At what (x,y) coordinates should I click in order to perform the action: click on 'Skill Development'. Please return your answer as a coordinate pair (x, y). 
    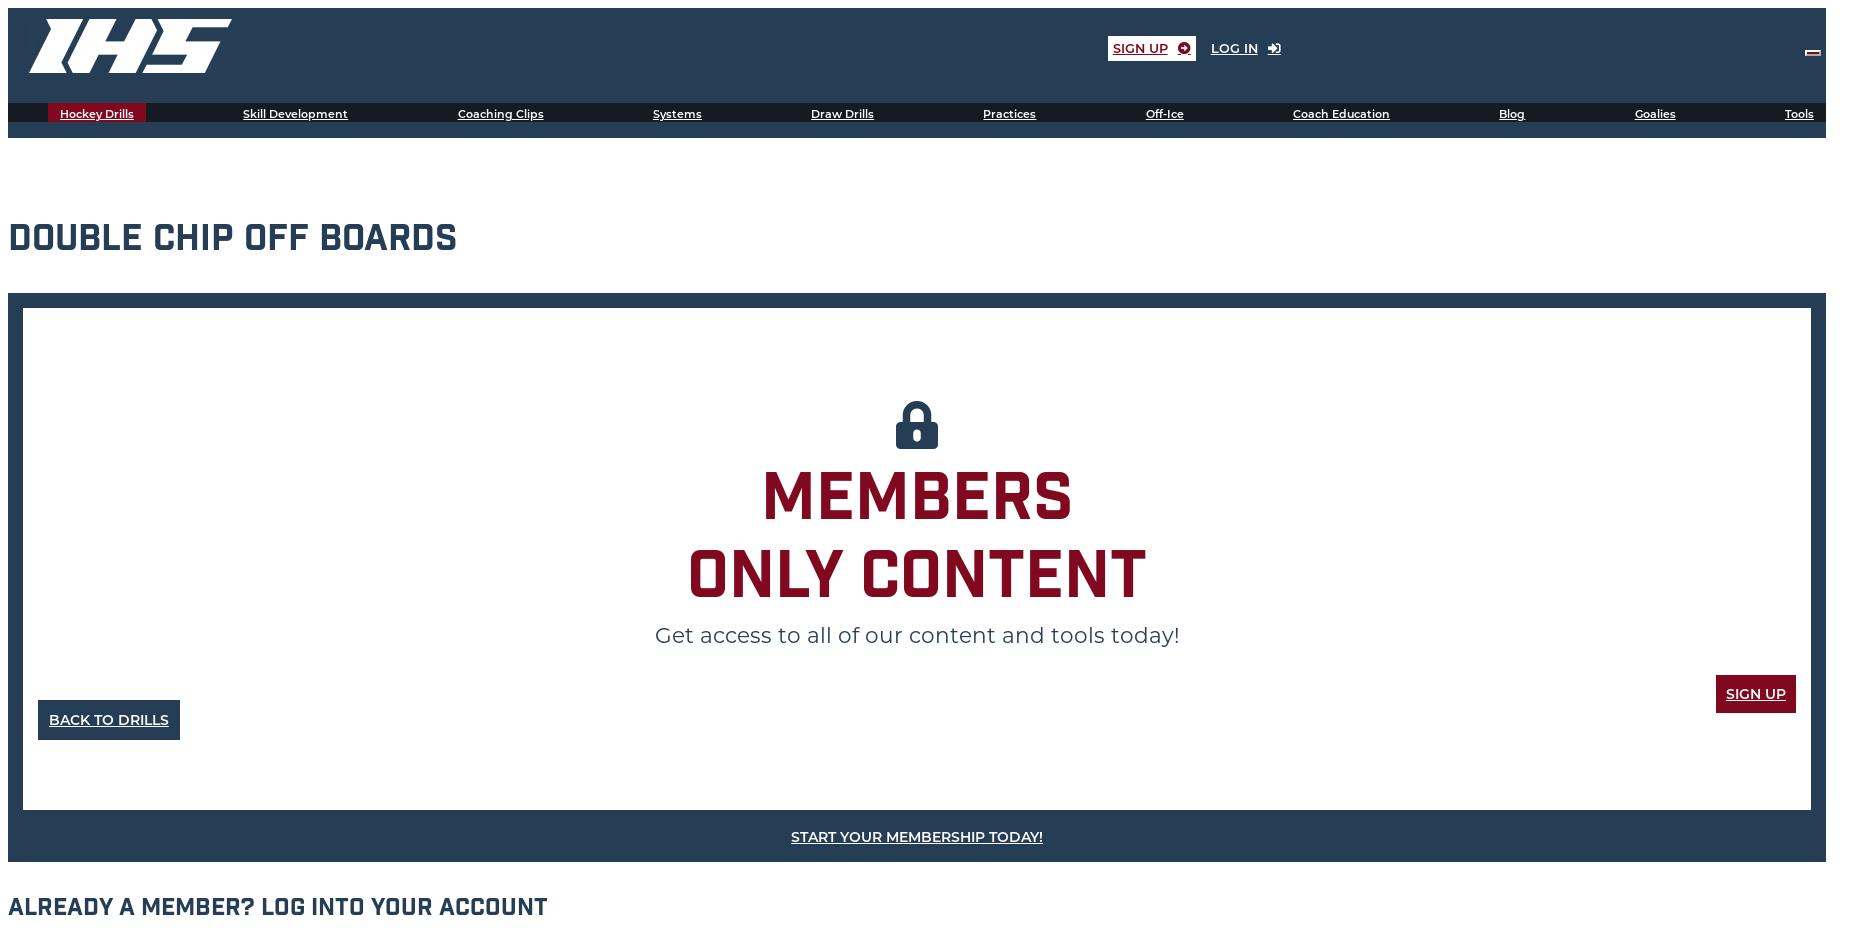
    Looking at the image, I should click on (295, 114).